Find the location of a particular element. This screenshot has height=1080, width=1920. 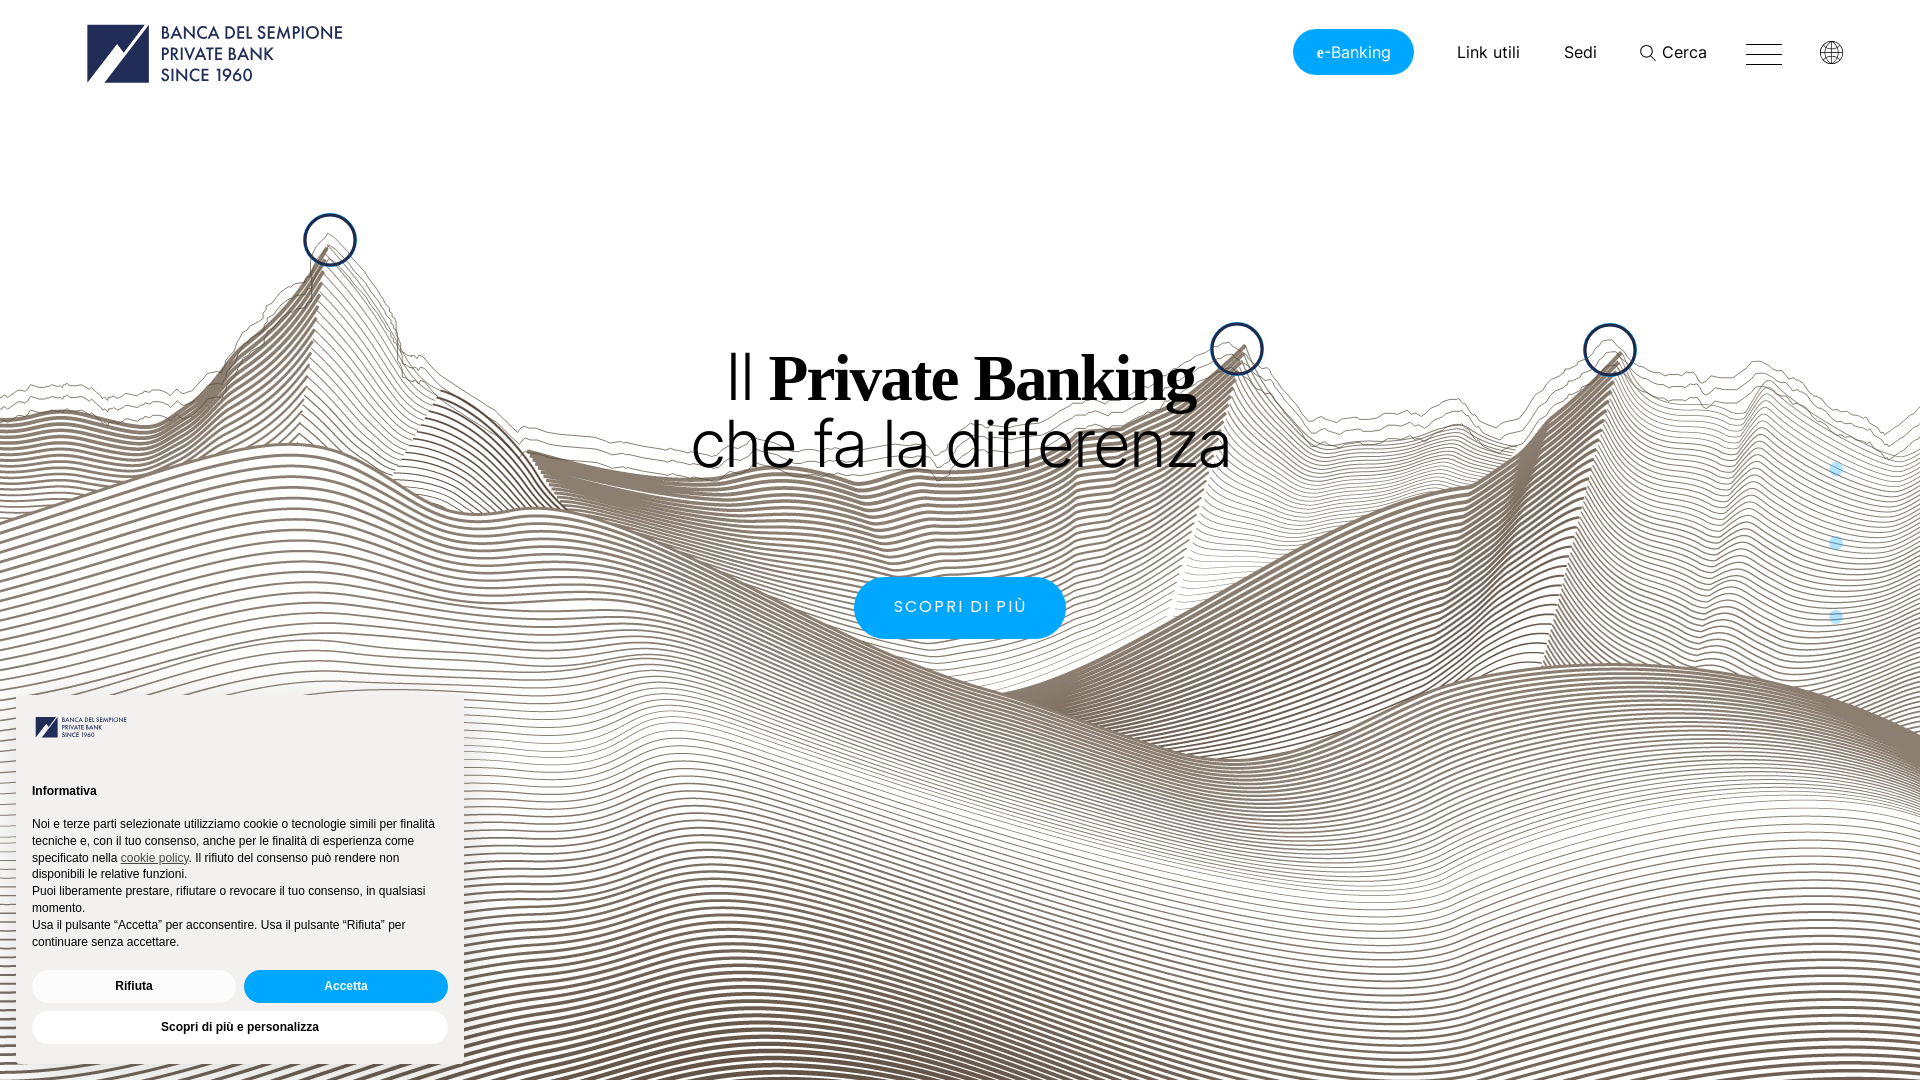

'e-Banking' is located at coordinates (1292, 50).